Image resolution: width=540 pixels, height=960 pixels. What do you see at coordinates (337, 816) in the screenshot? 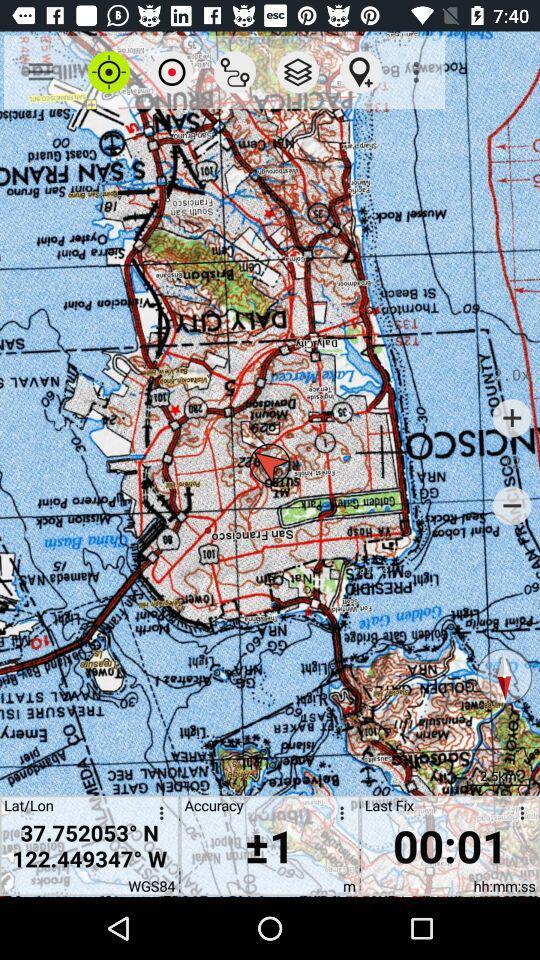
I see `the more icon` at bounding box center [337, 816].